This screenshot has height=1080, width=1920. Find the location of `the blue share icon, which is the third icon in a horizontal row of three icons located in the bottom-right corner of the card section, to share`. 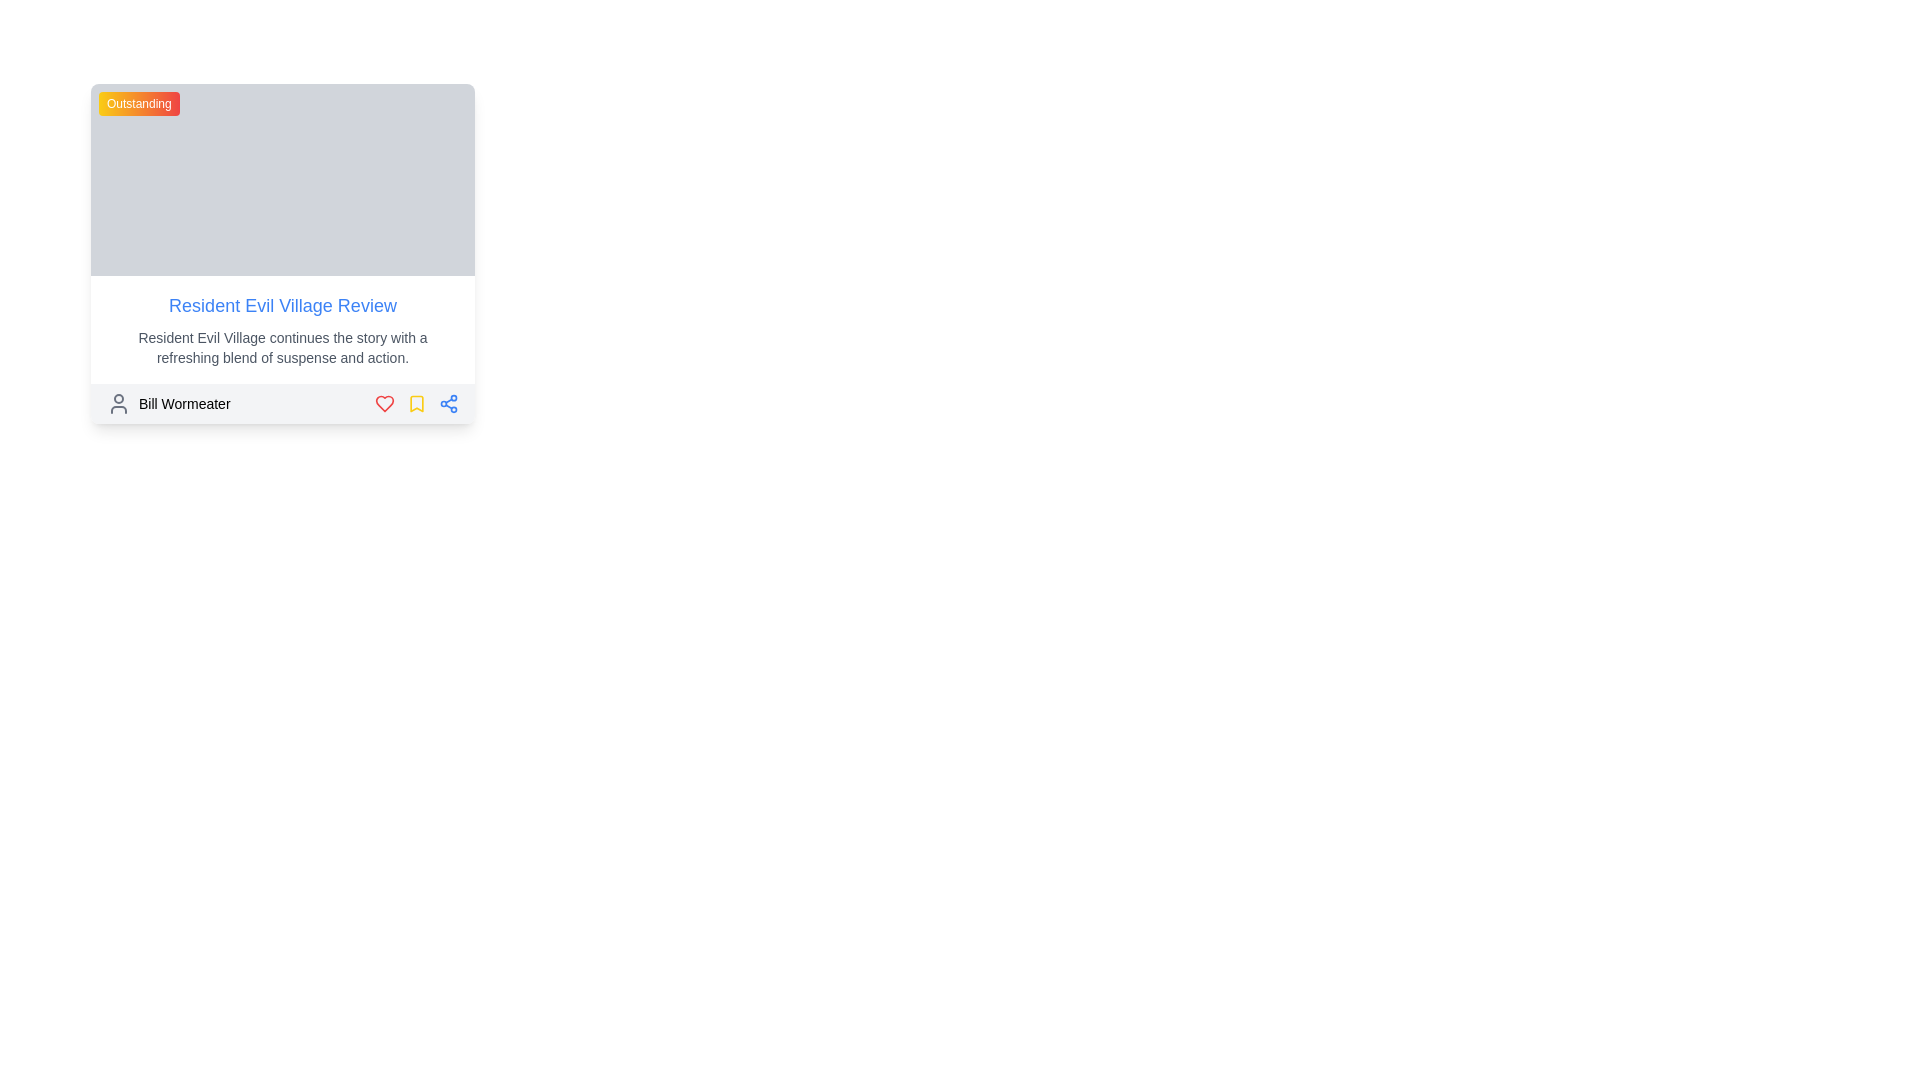

the blue share icon, which is the third icon in a horizontal row of three icons located in the bottom-right corner of the card section, to share is located at coordinates (448, 404).